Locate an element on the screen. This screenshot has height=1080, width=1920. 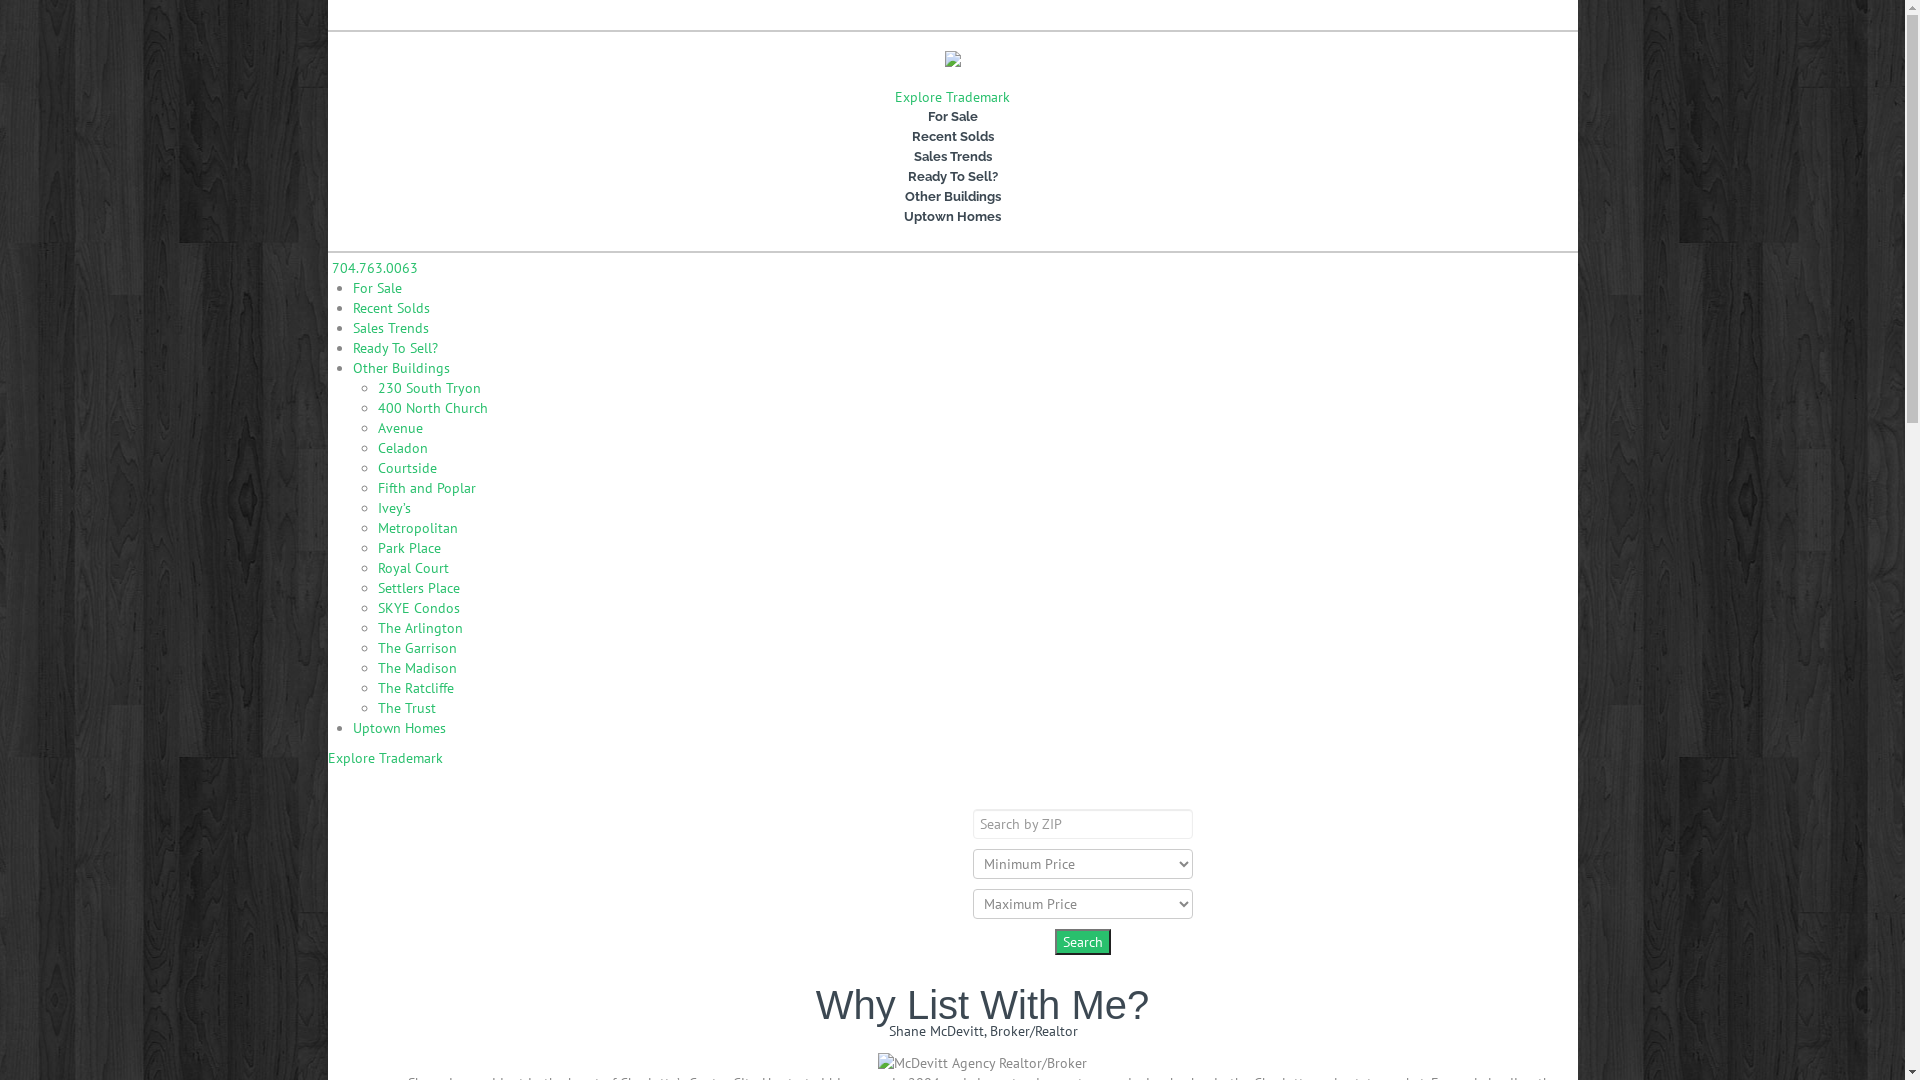
'The Arlington' is located at coordinates (378, 627).